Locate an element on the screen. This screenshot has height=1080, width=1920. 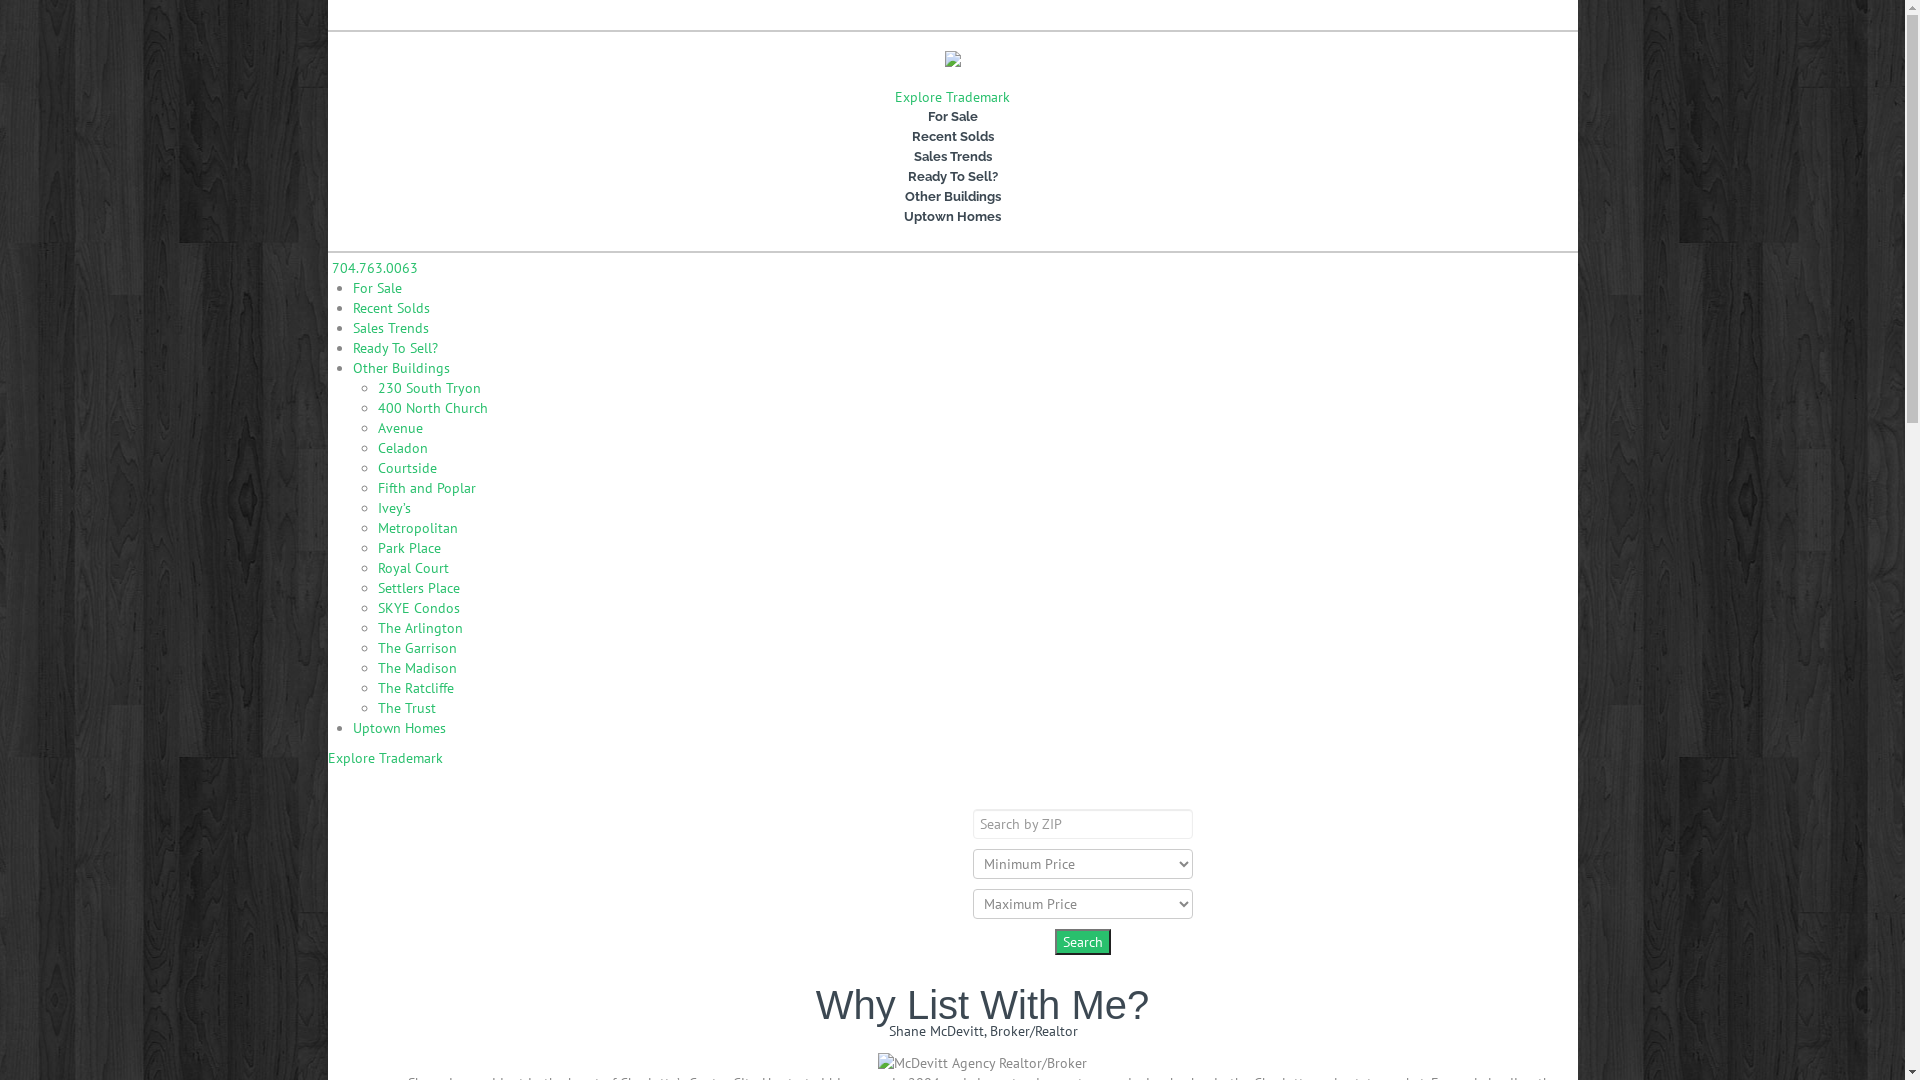
'The Arlington' is located at coordinates (378, 627).